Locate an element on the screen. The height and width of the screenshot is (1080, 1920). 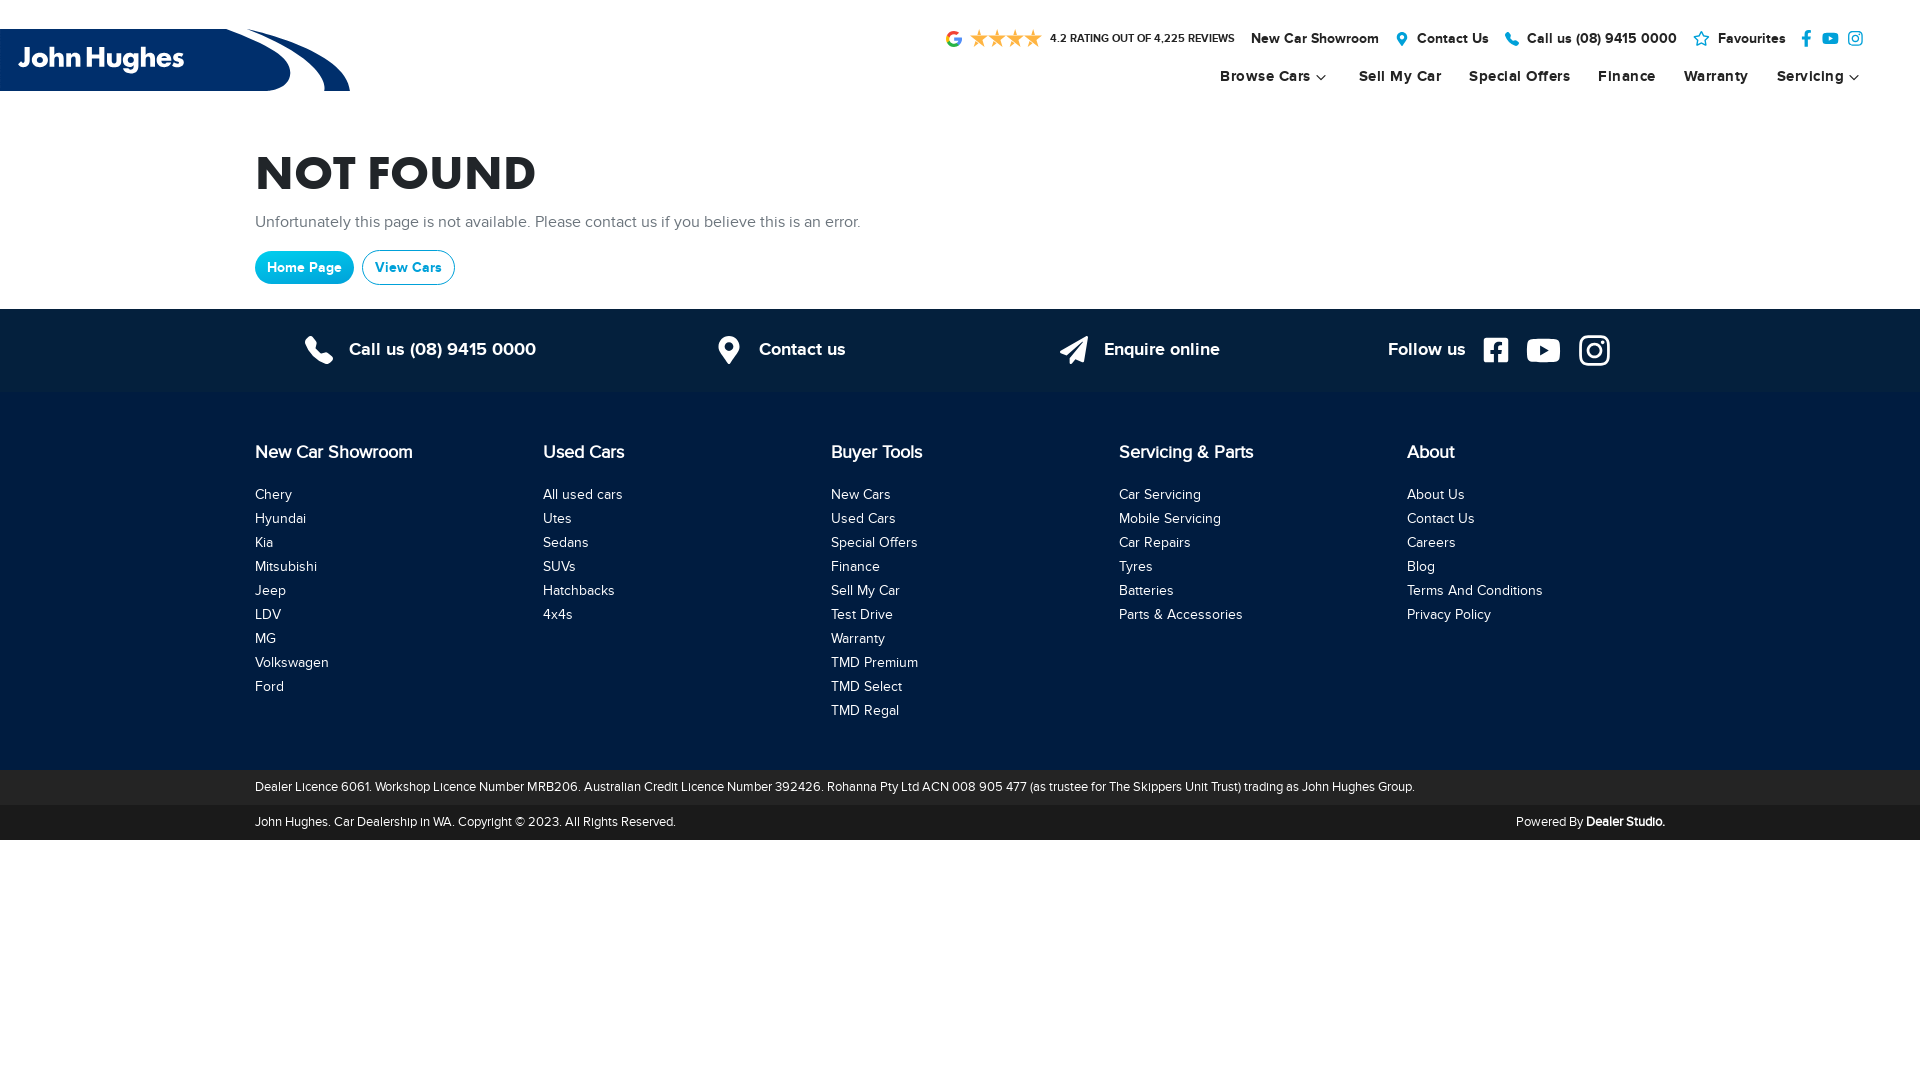
'Volkswagen' is located at coordinates (291, 662).